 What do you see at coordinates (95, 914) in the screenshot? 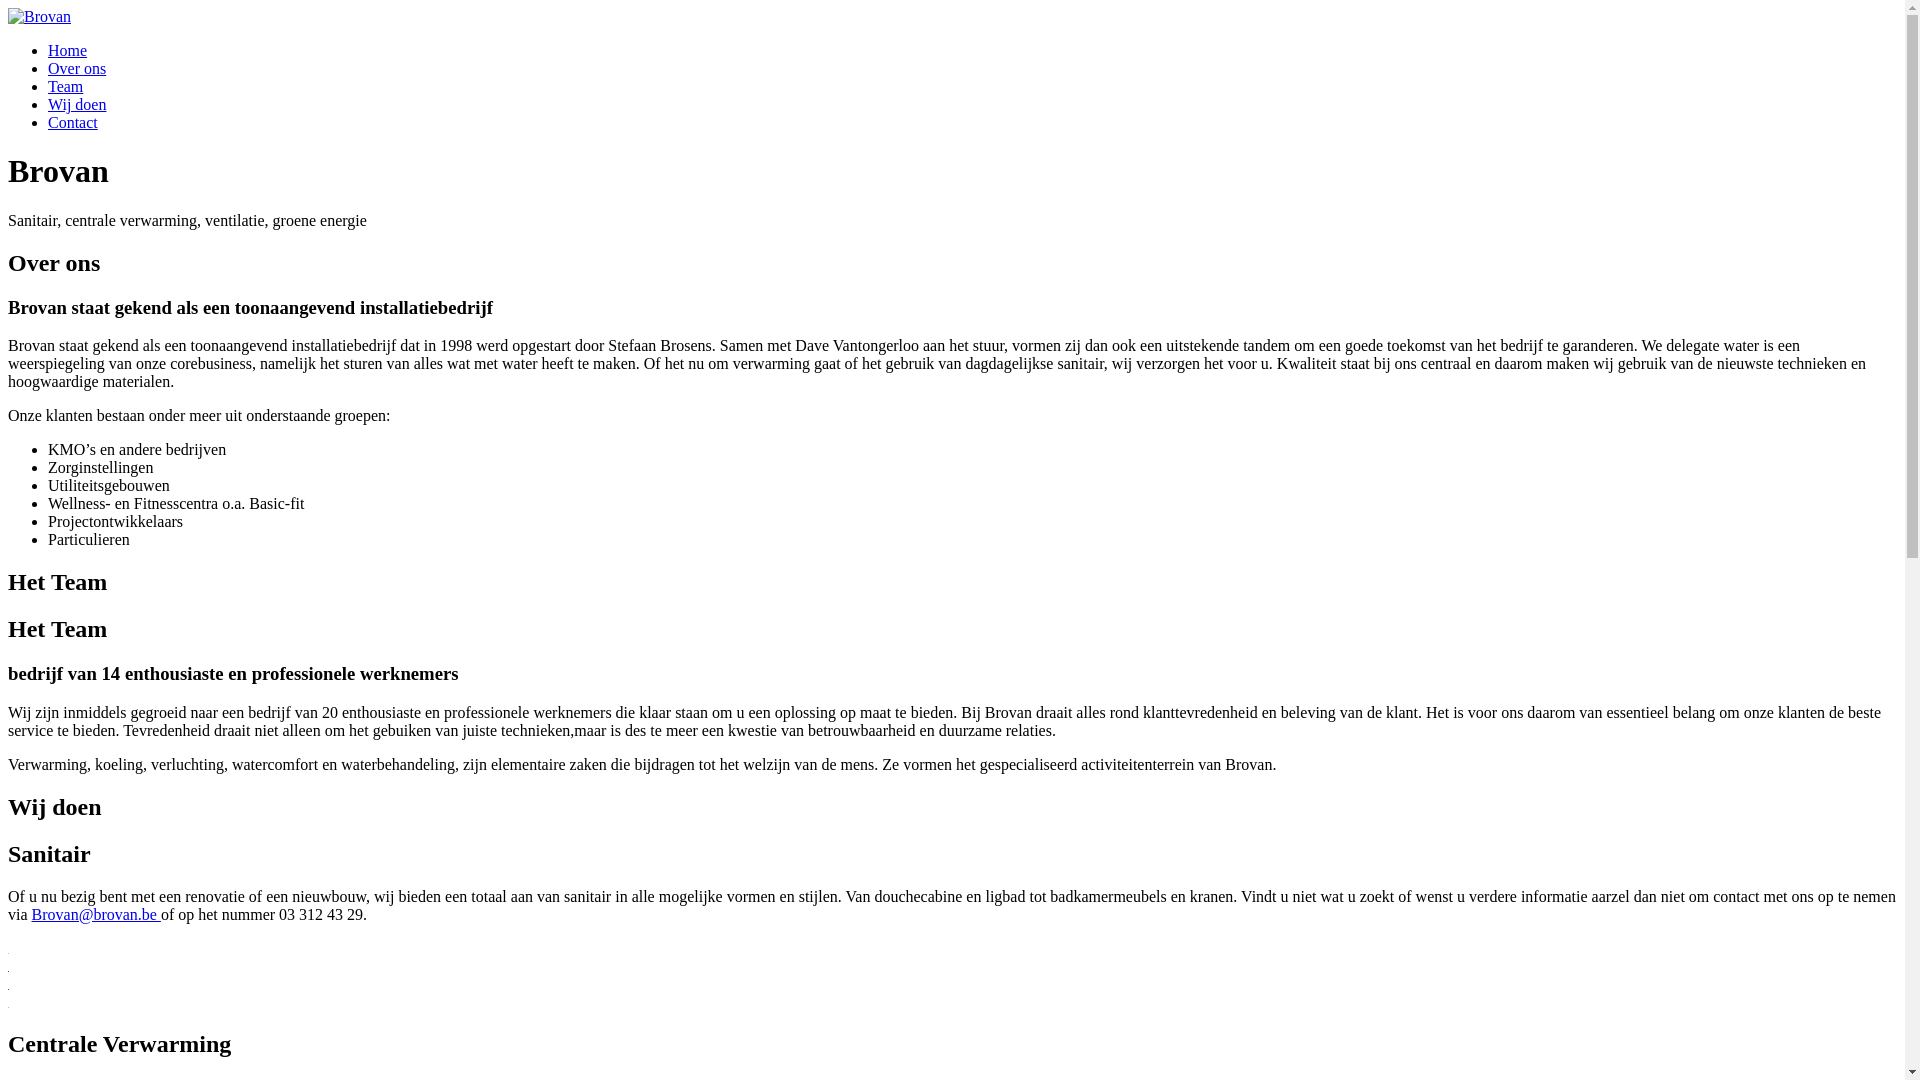
I see `'Brovan@brovan.be'` at bounding box center [95, 914].